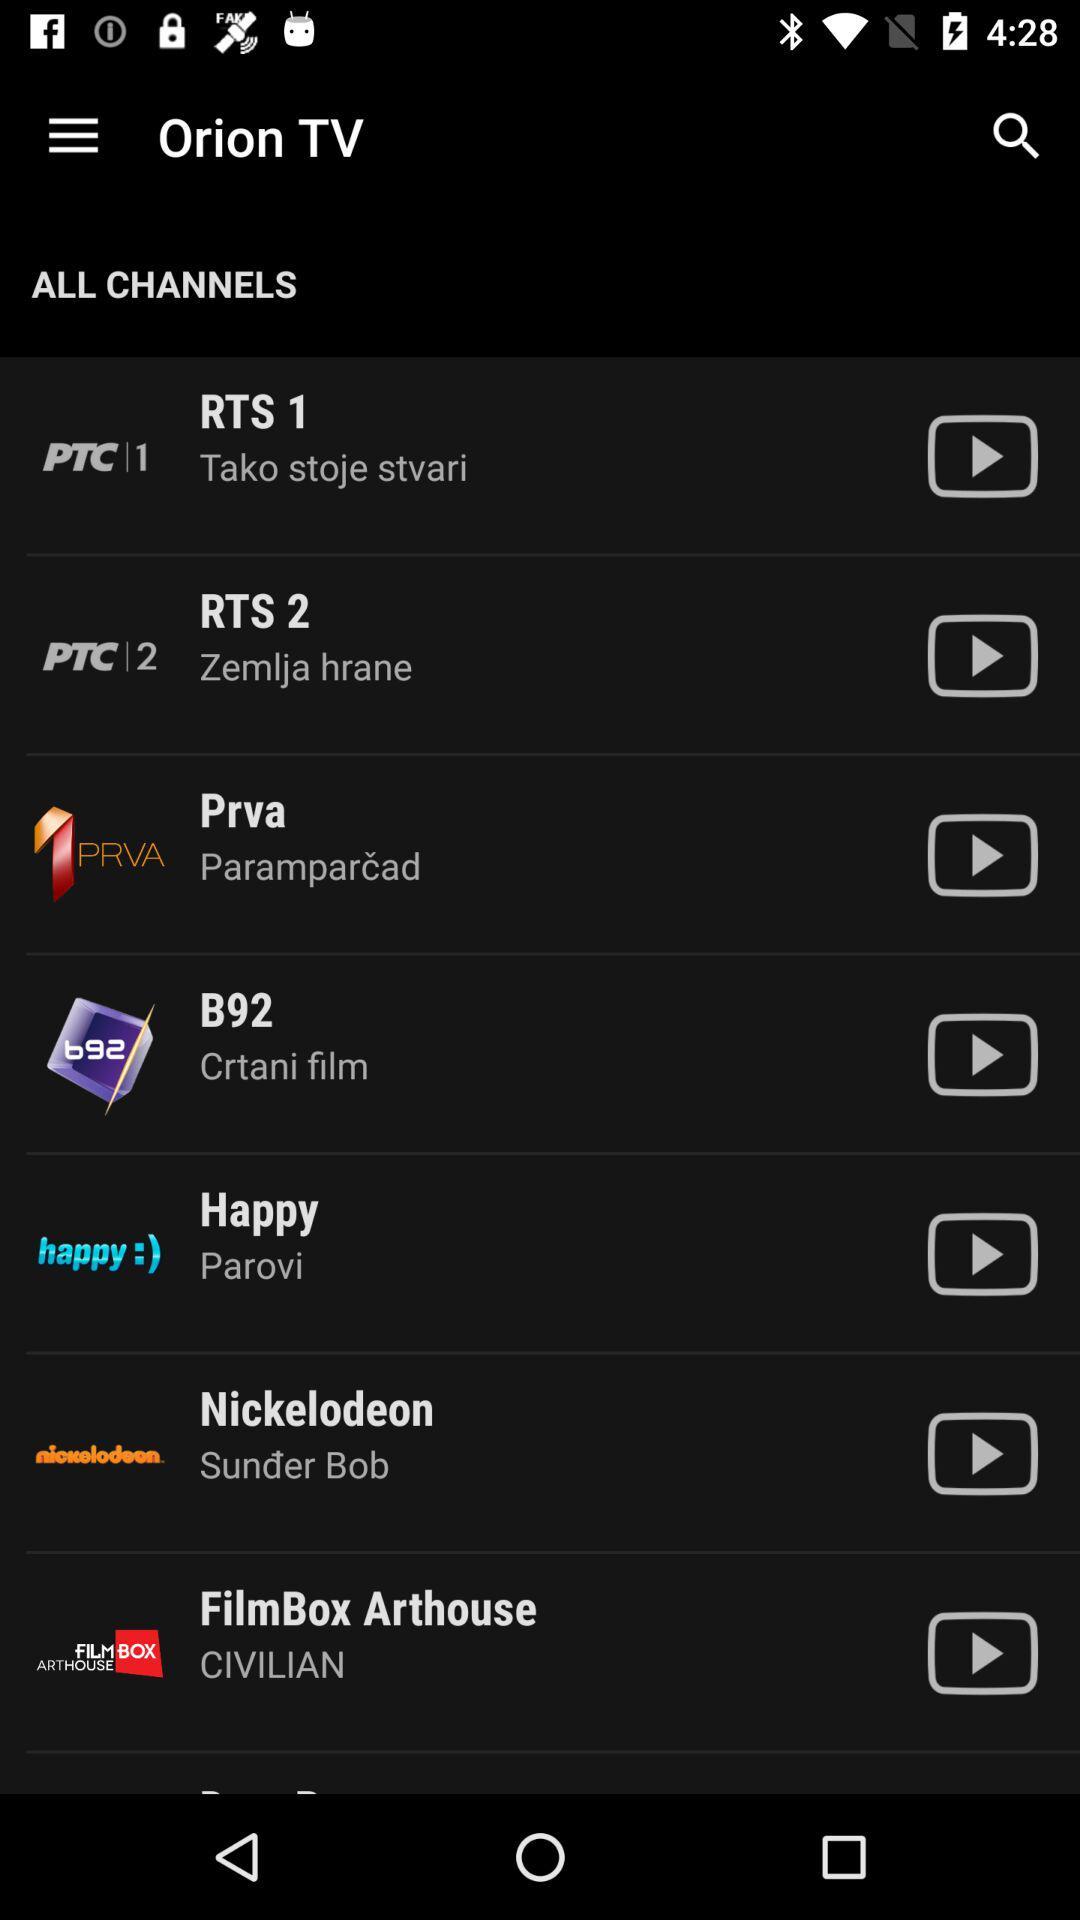 The image size is (1080, 1920). What do you see at coordinates (981, 855) in the screenshot?
I see `show` at bounding box center [981, 855].